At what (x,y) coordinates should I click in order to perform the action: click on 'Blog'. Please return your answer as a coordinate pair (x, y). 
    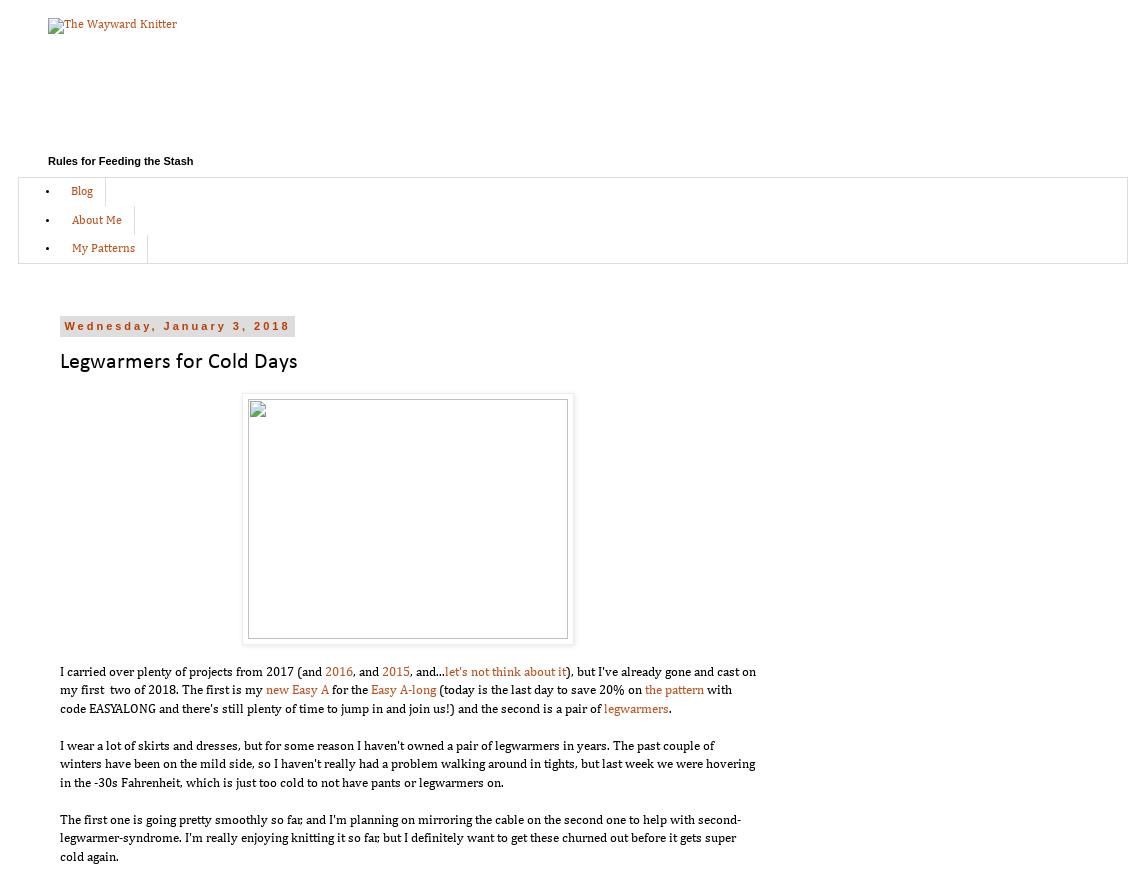
    Looking at the image, I should click on (70, 192).